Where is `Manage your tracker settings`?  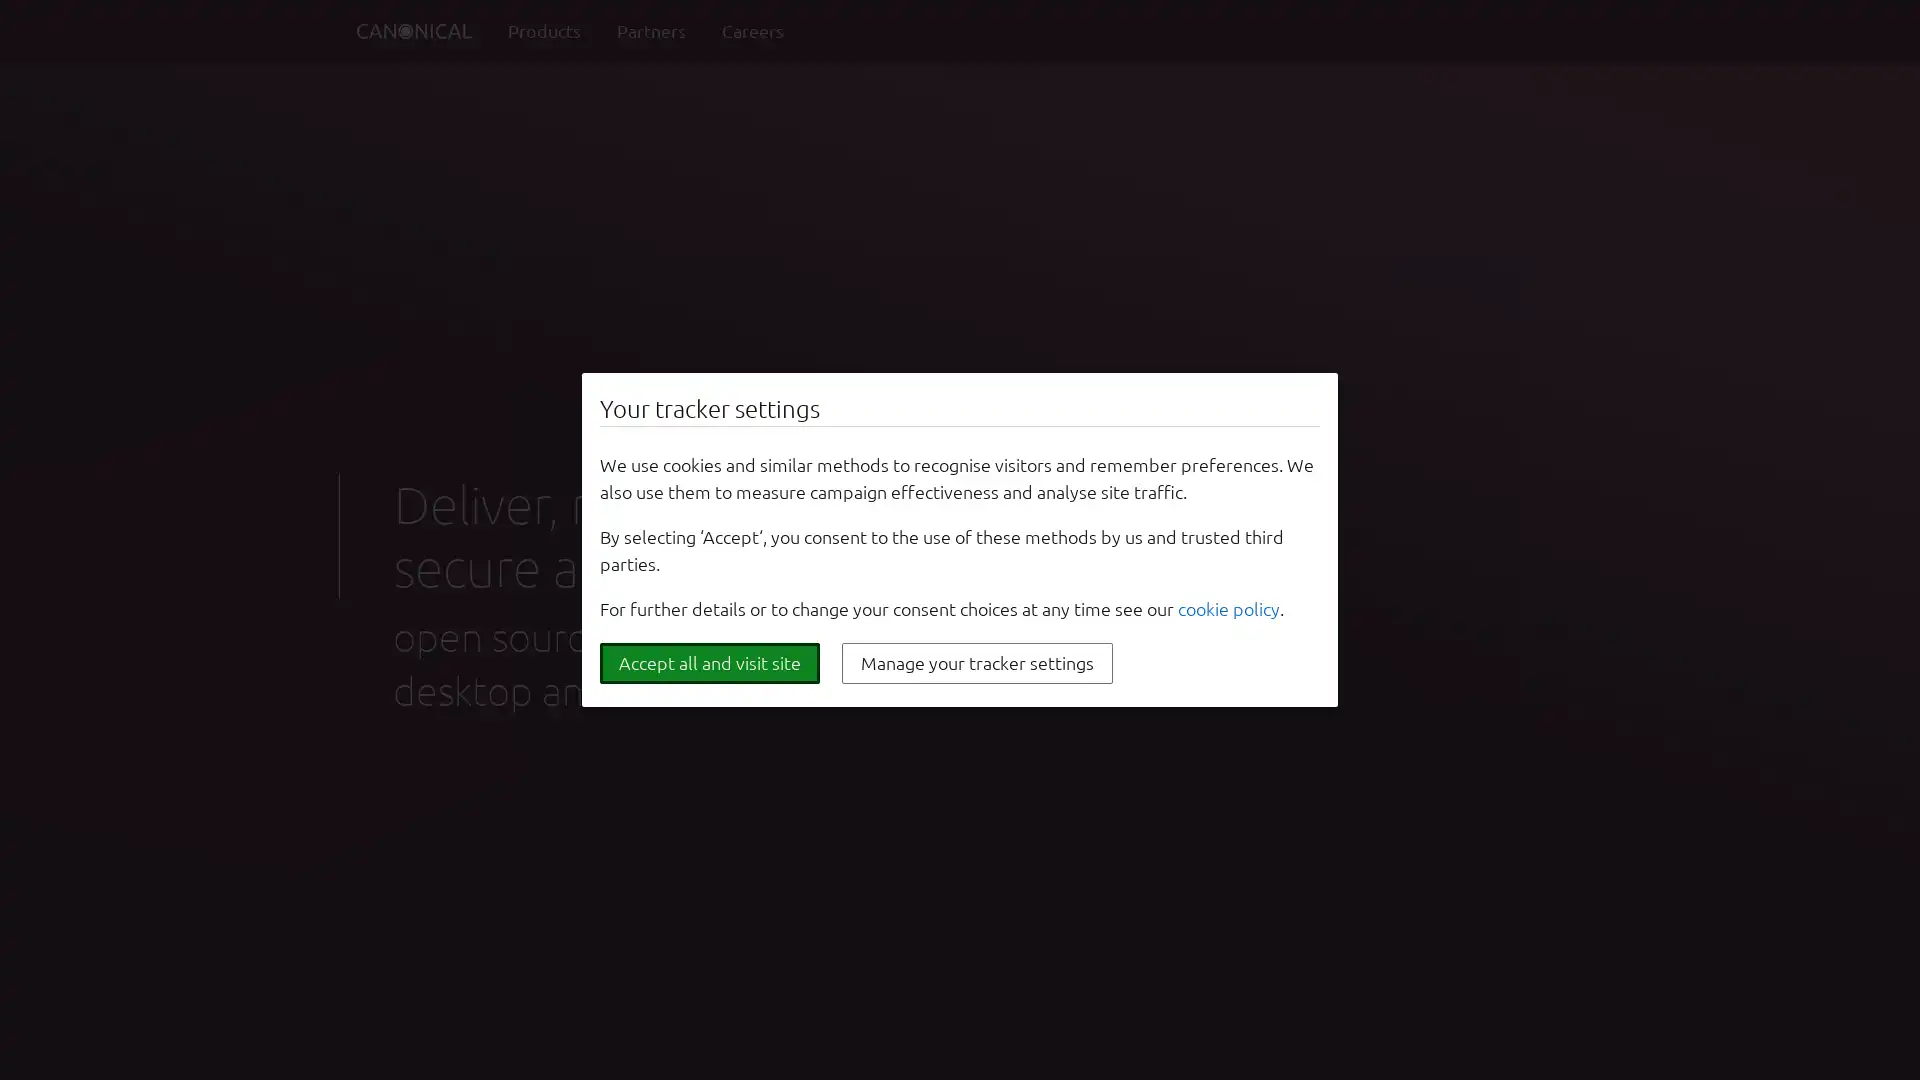 Manage your tracker settings is located at coordinates (977, 663).